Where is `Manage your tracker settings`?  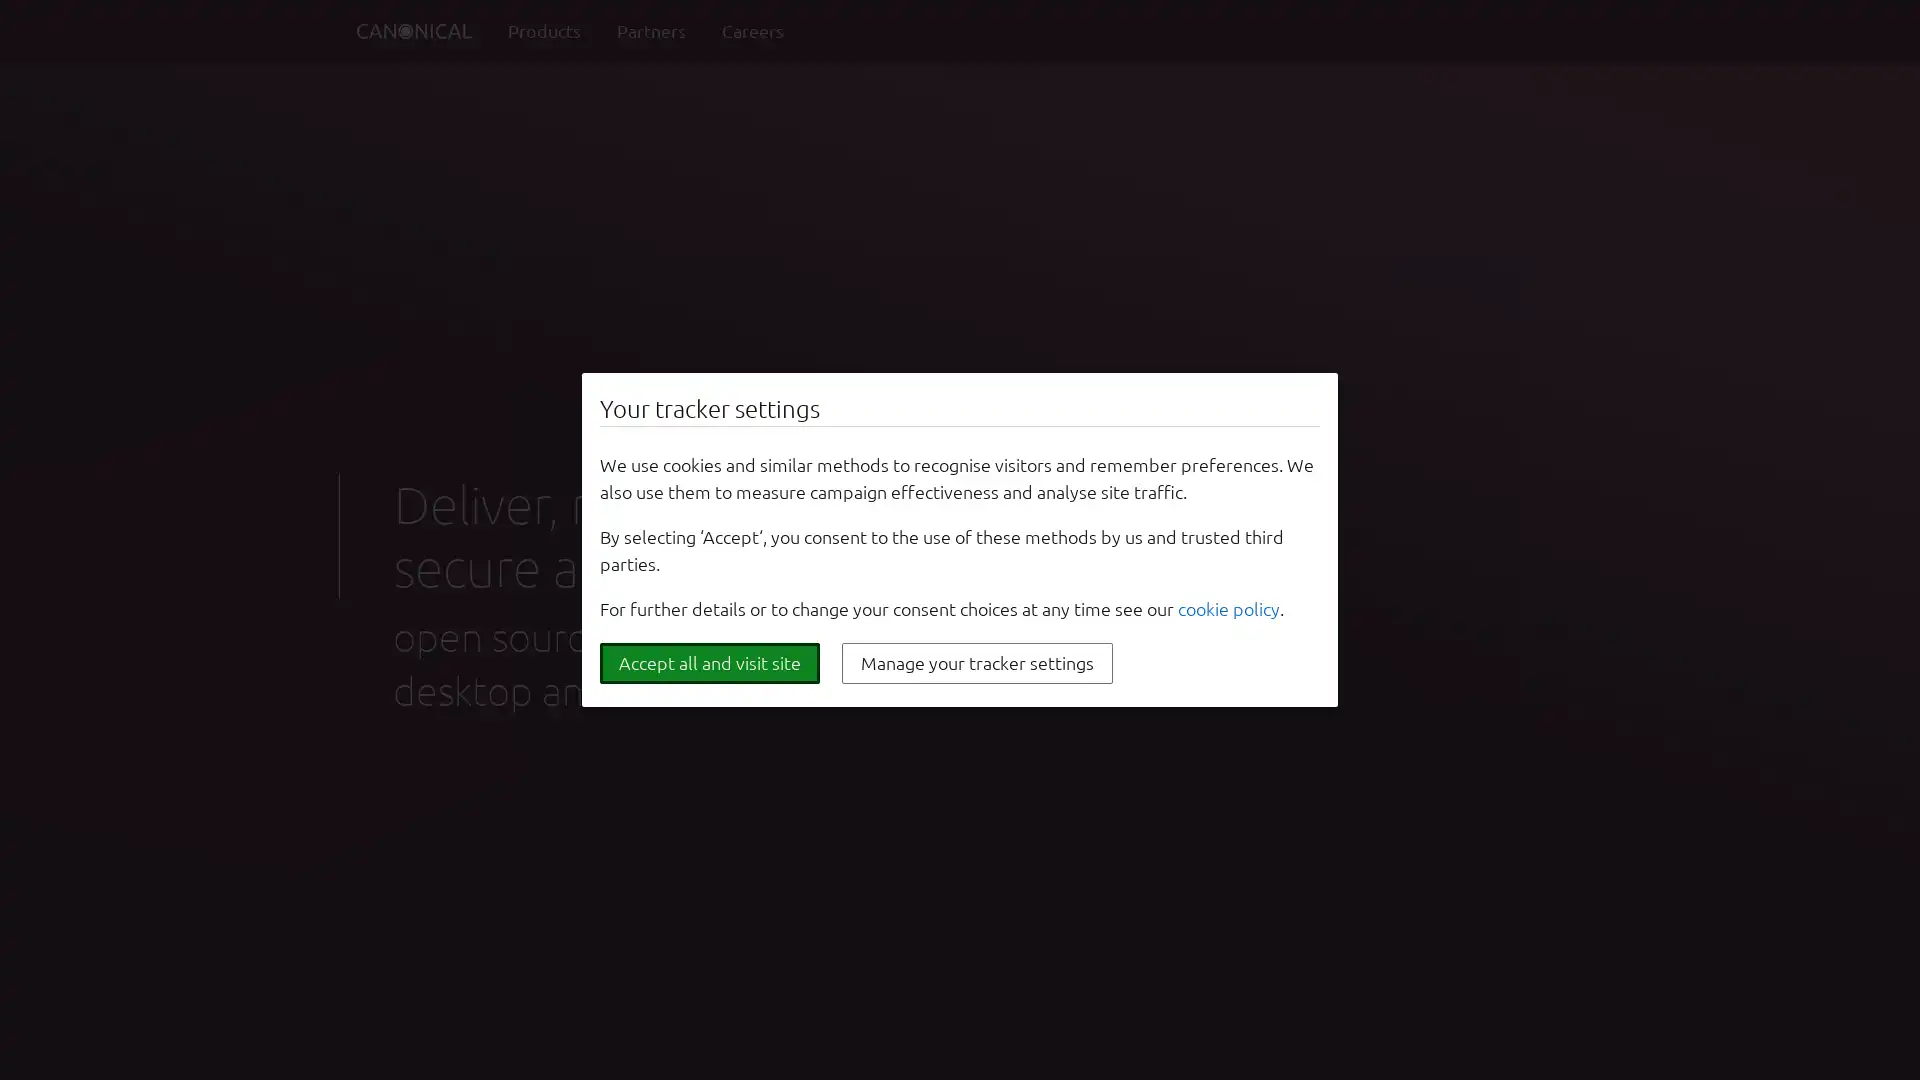 Manage your tracker settings is located at coordinates (977, 663).